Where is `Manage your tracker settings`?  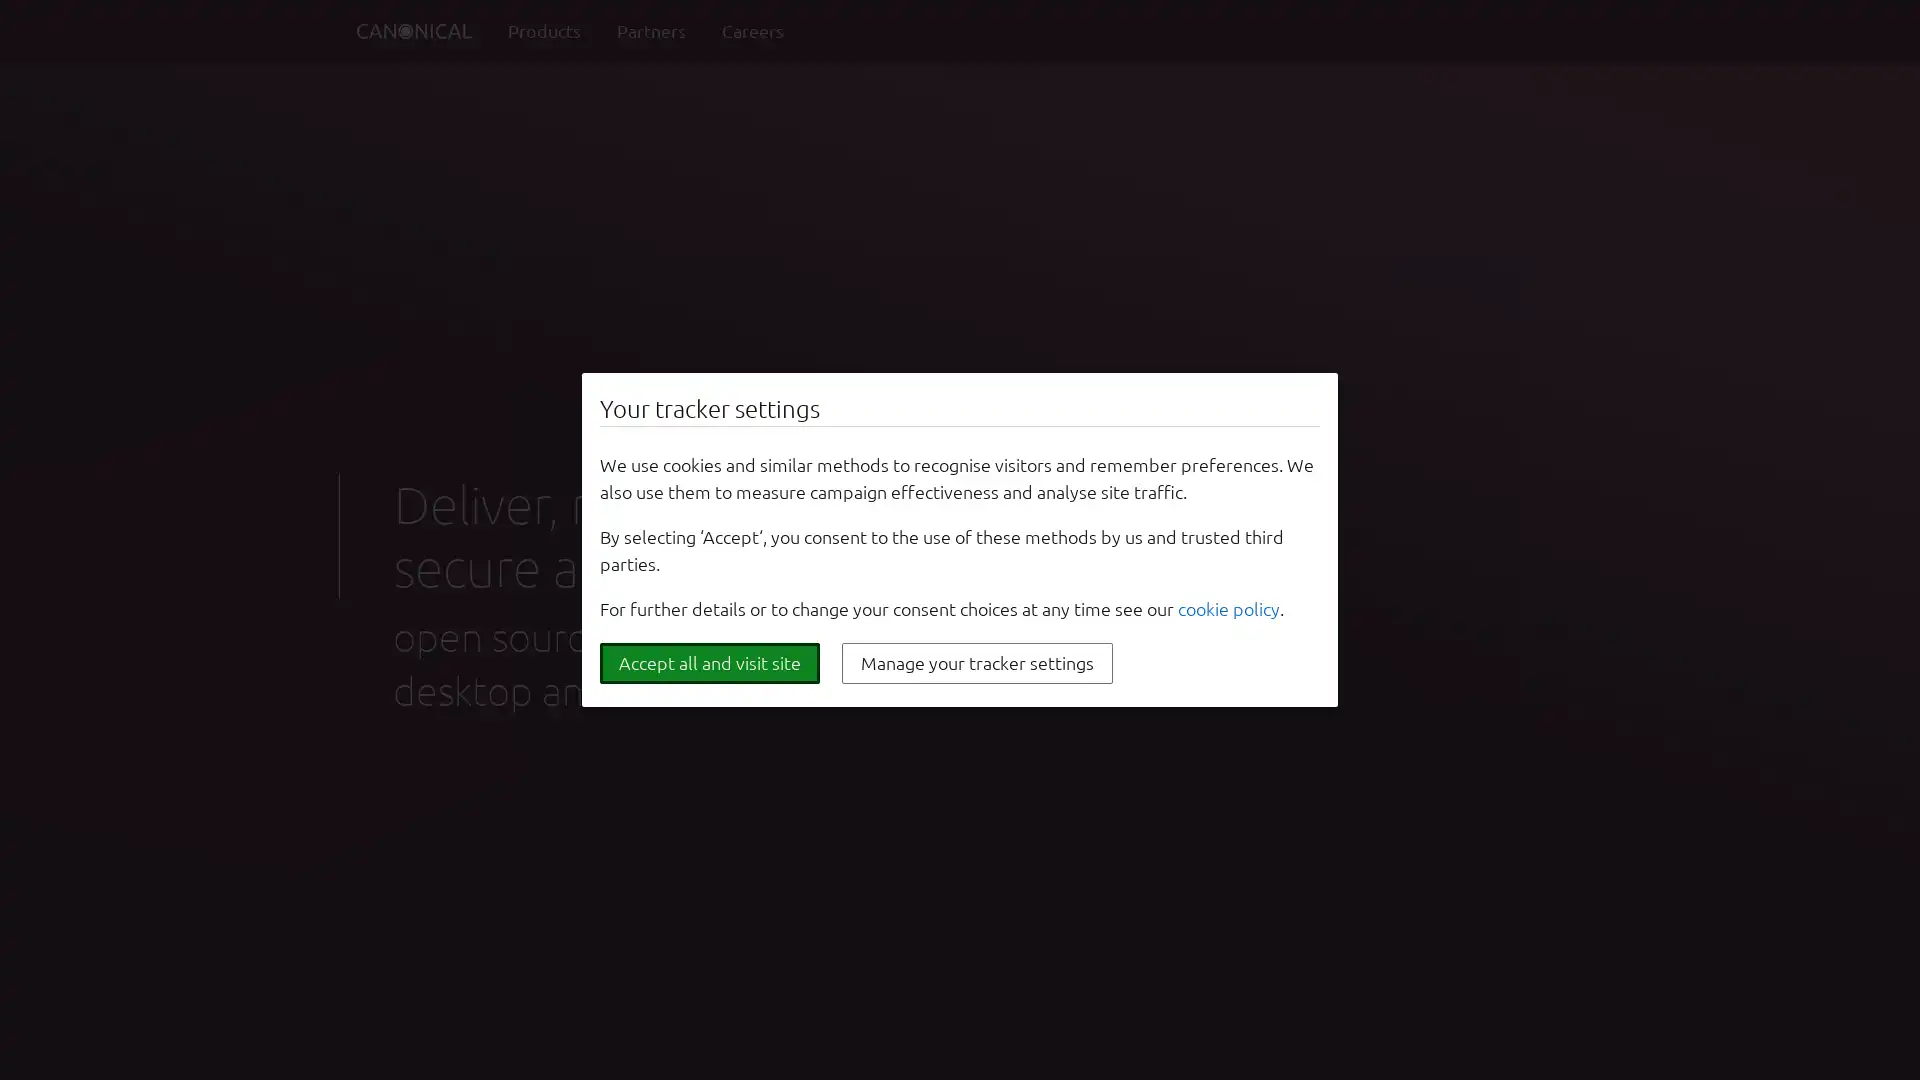 Manage your tracker settings is located at coordinates (977, 663).